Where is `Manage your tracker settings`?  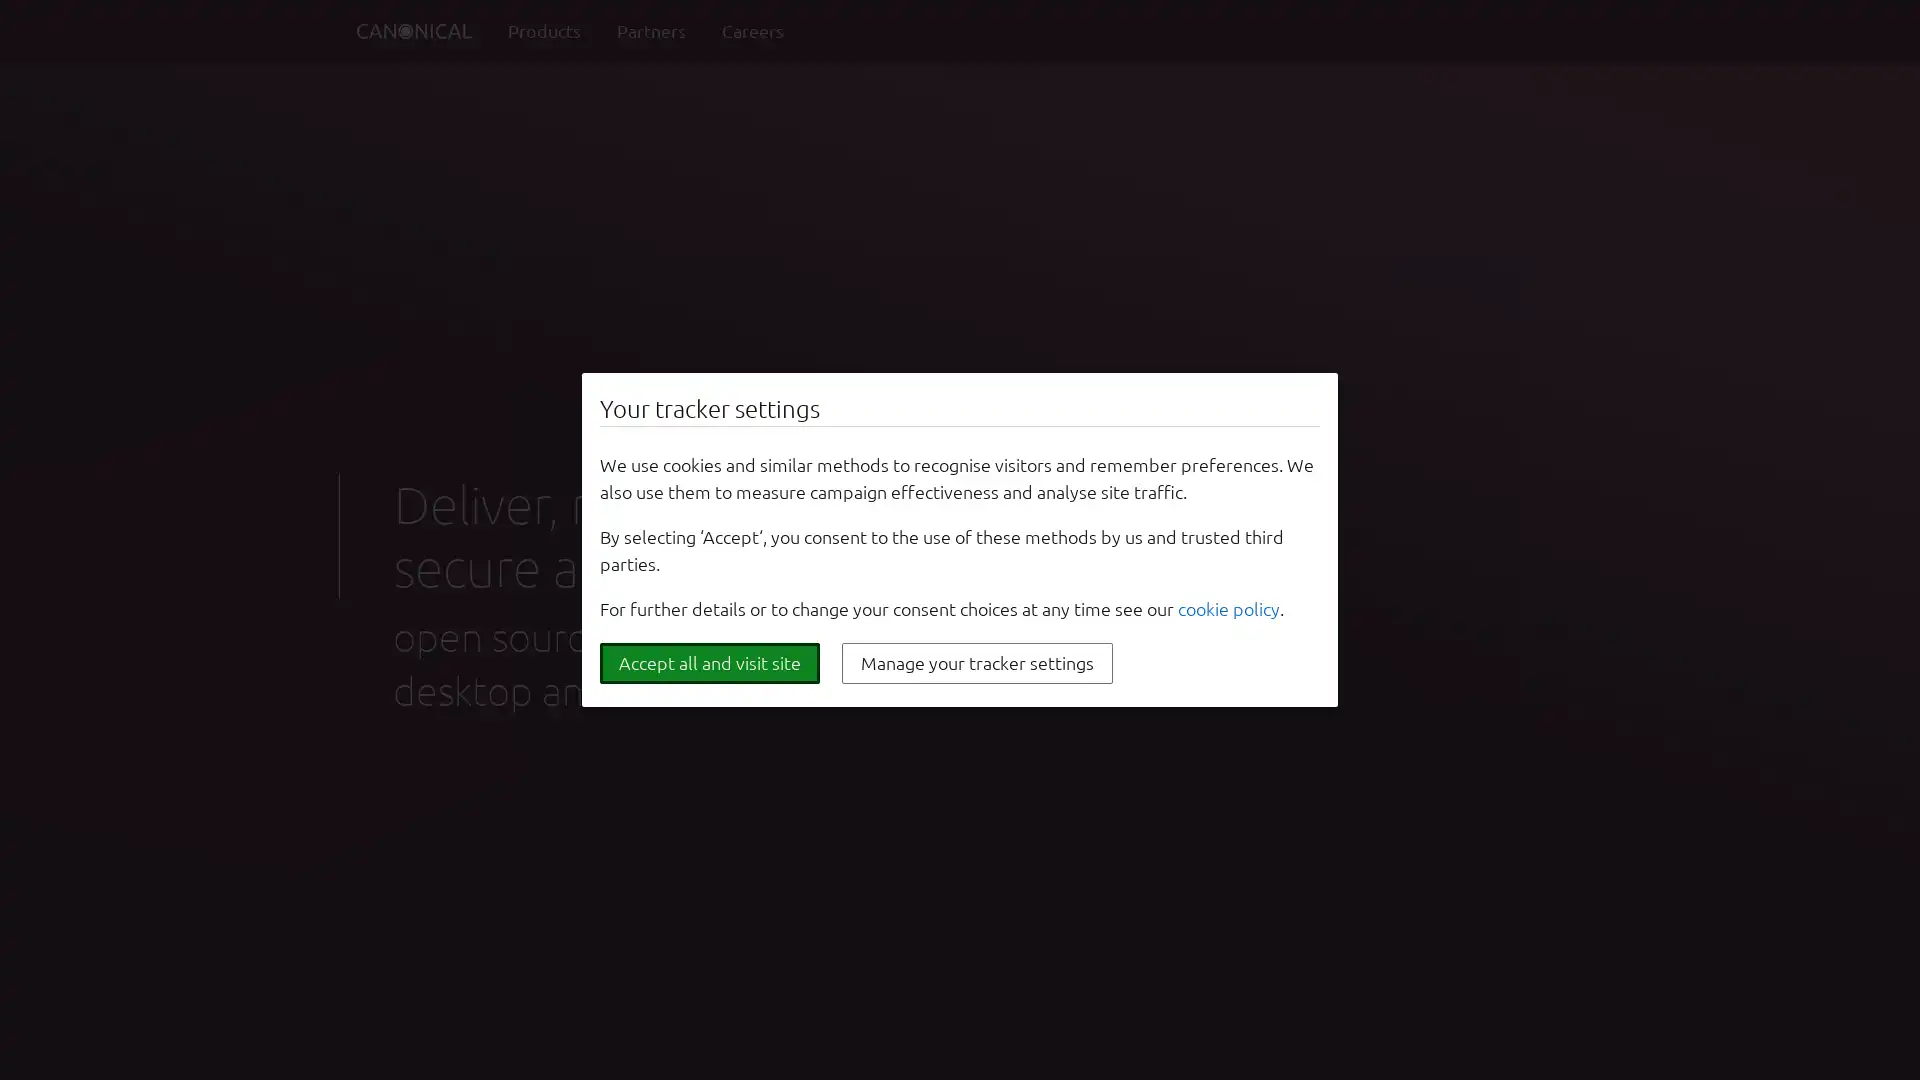 Manage your tracker settings is located at coordinates (977, 663).